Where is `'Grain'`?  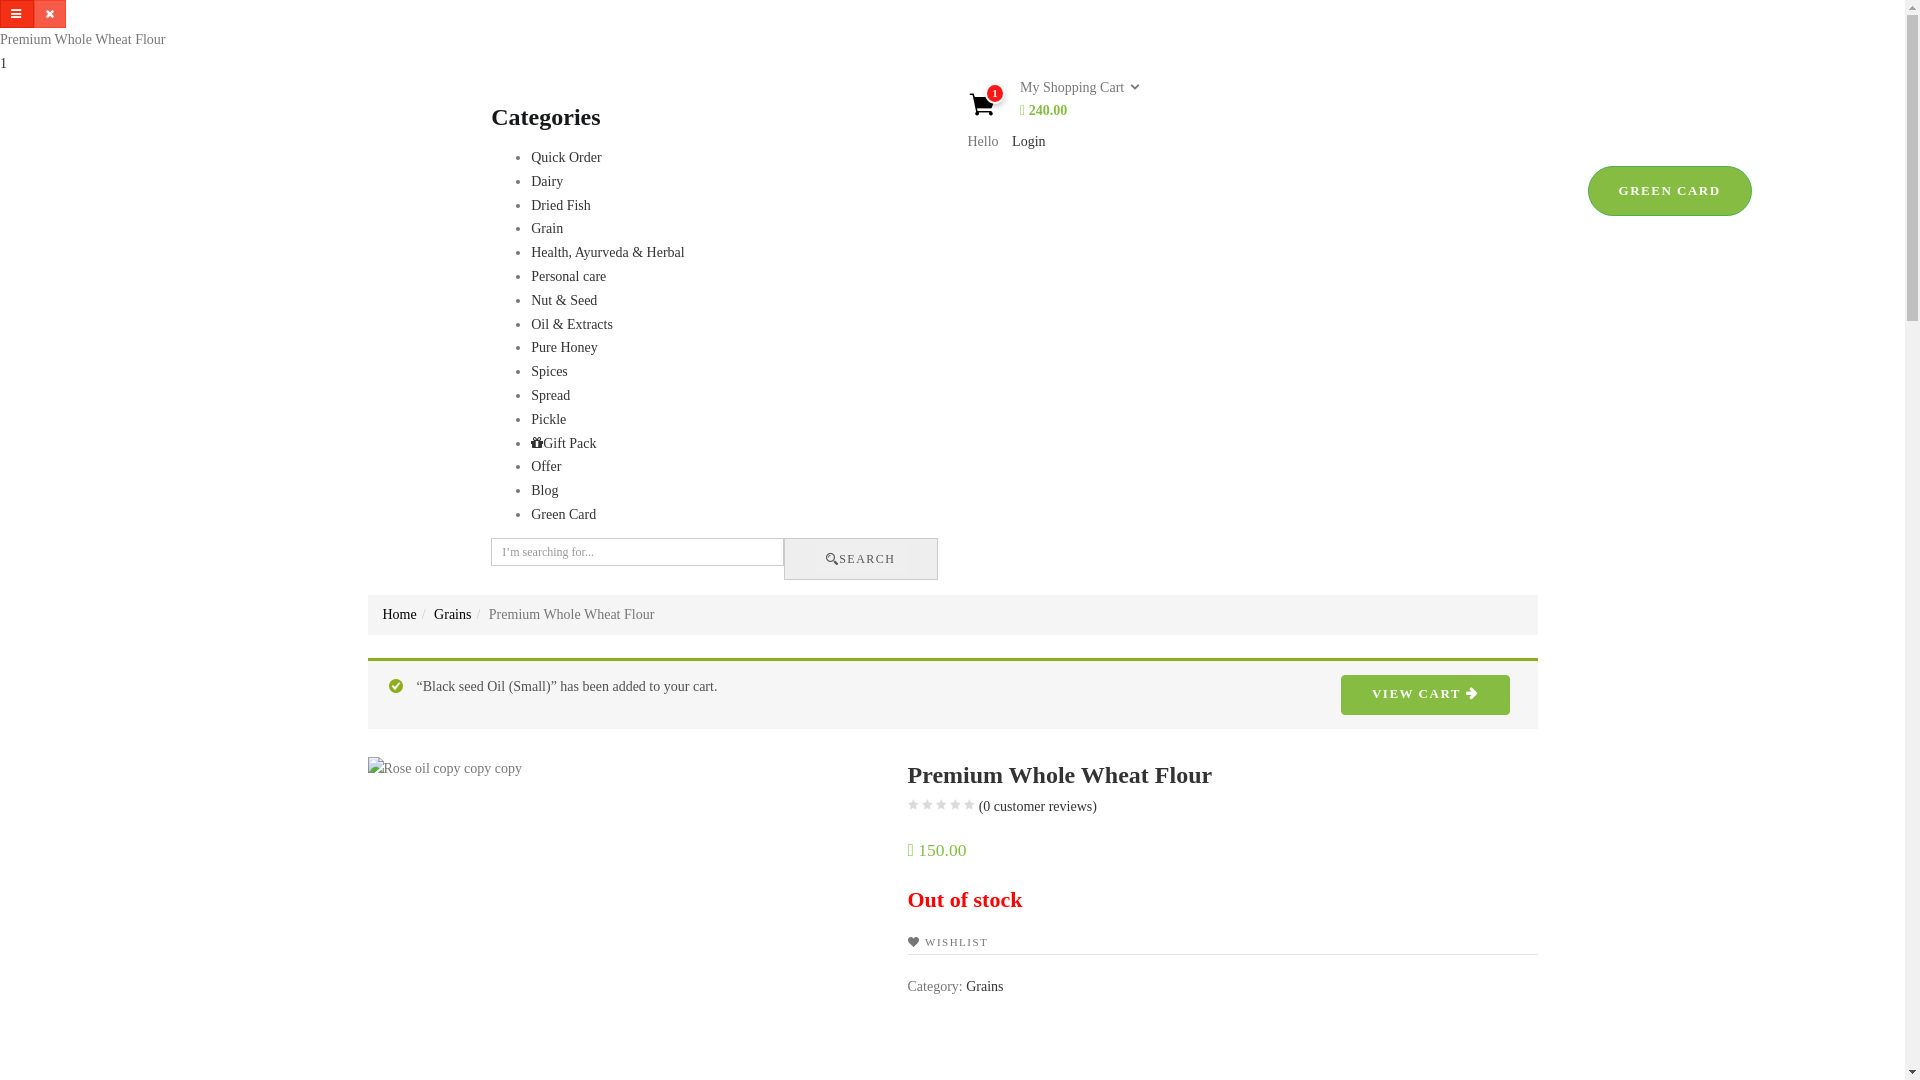 'Grain' is located at coordinates (547, 227).